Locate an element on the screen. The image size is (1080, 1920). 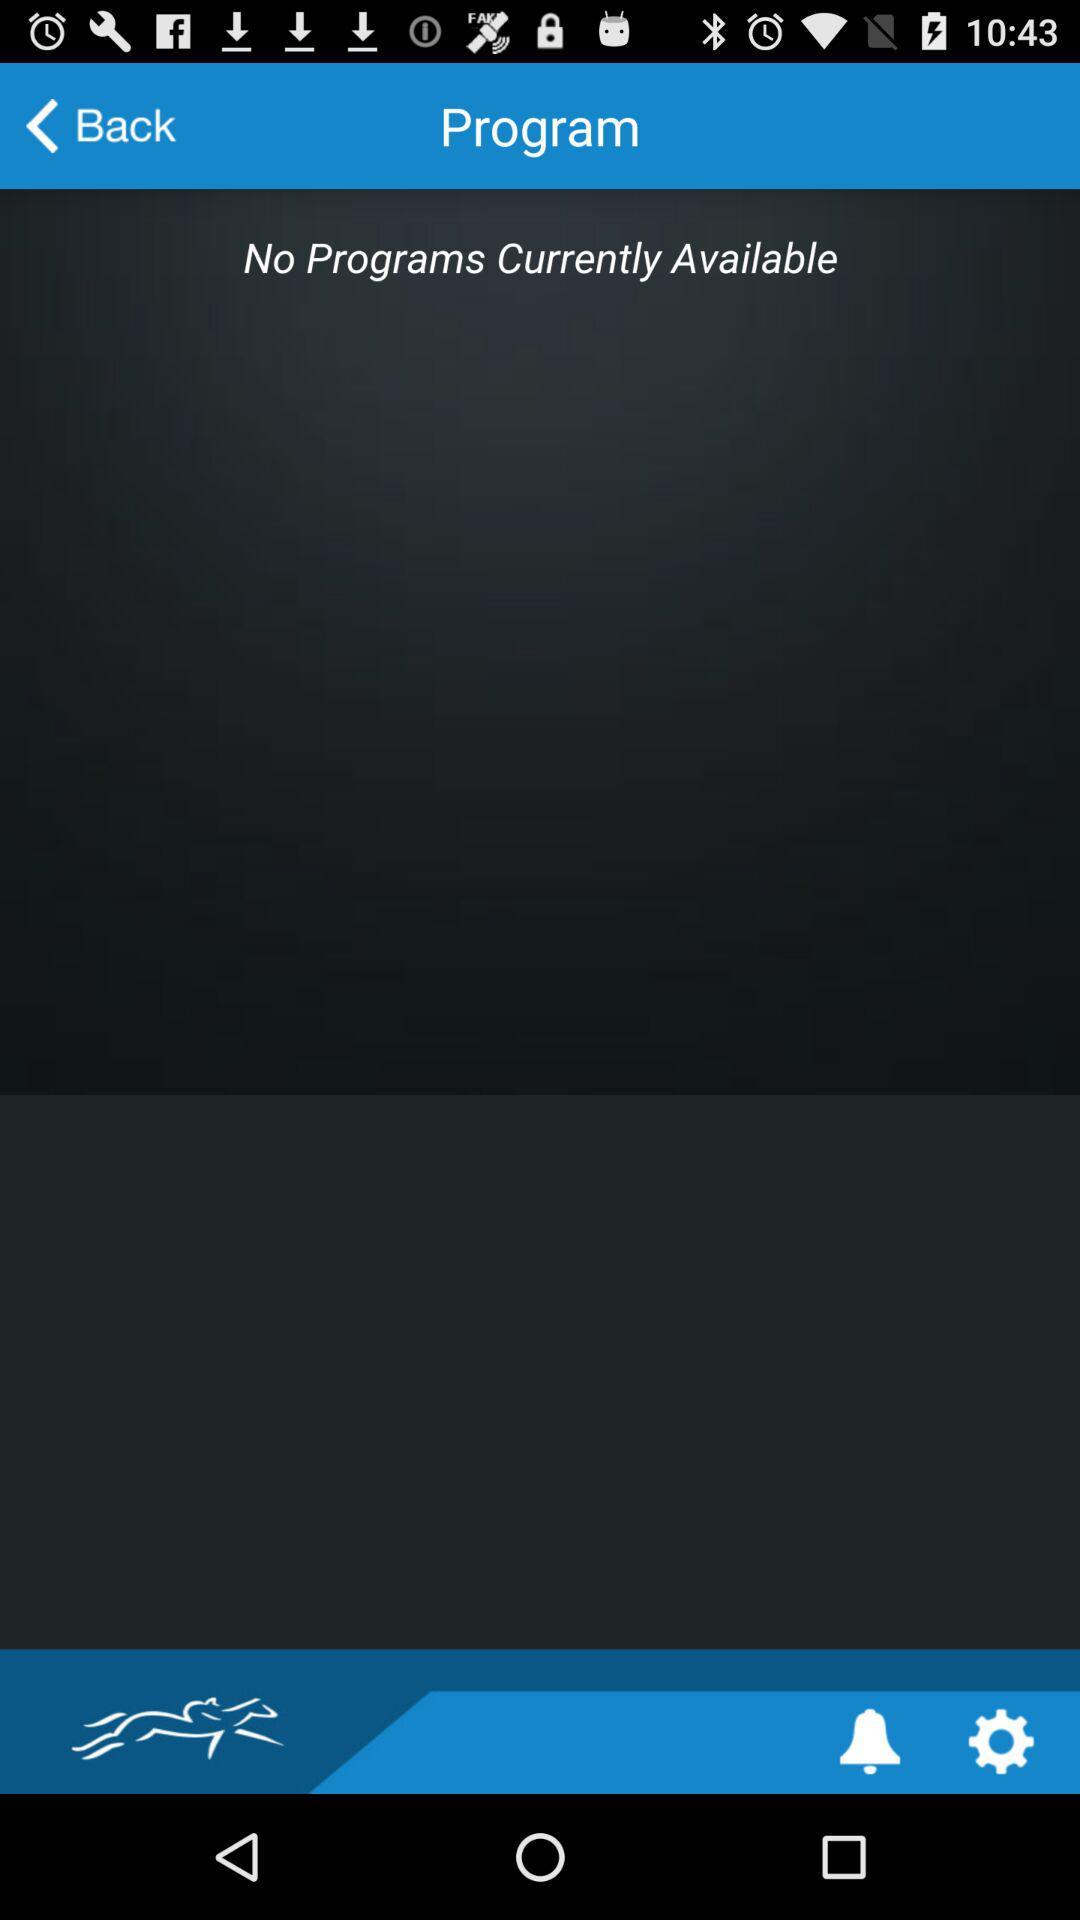
back is located at coordinates (101, 124).